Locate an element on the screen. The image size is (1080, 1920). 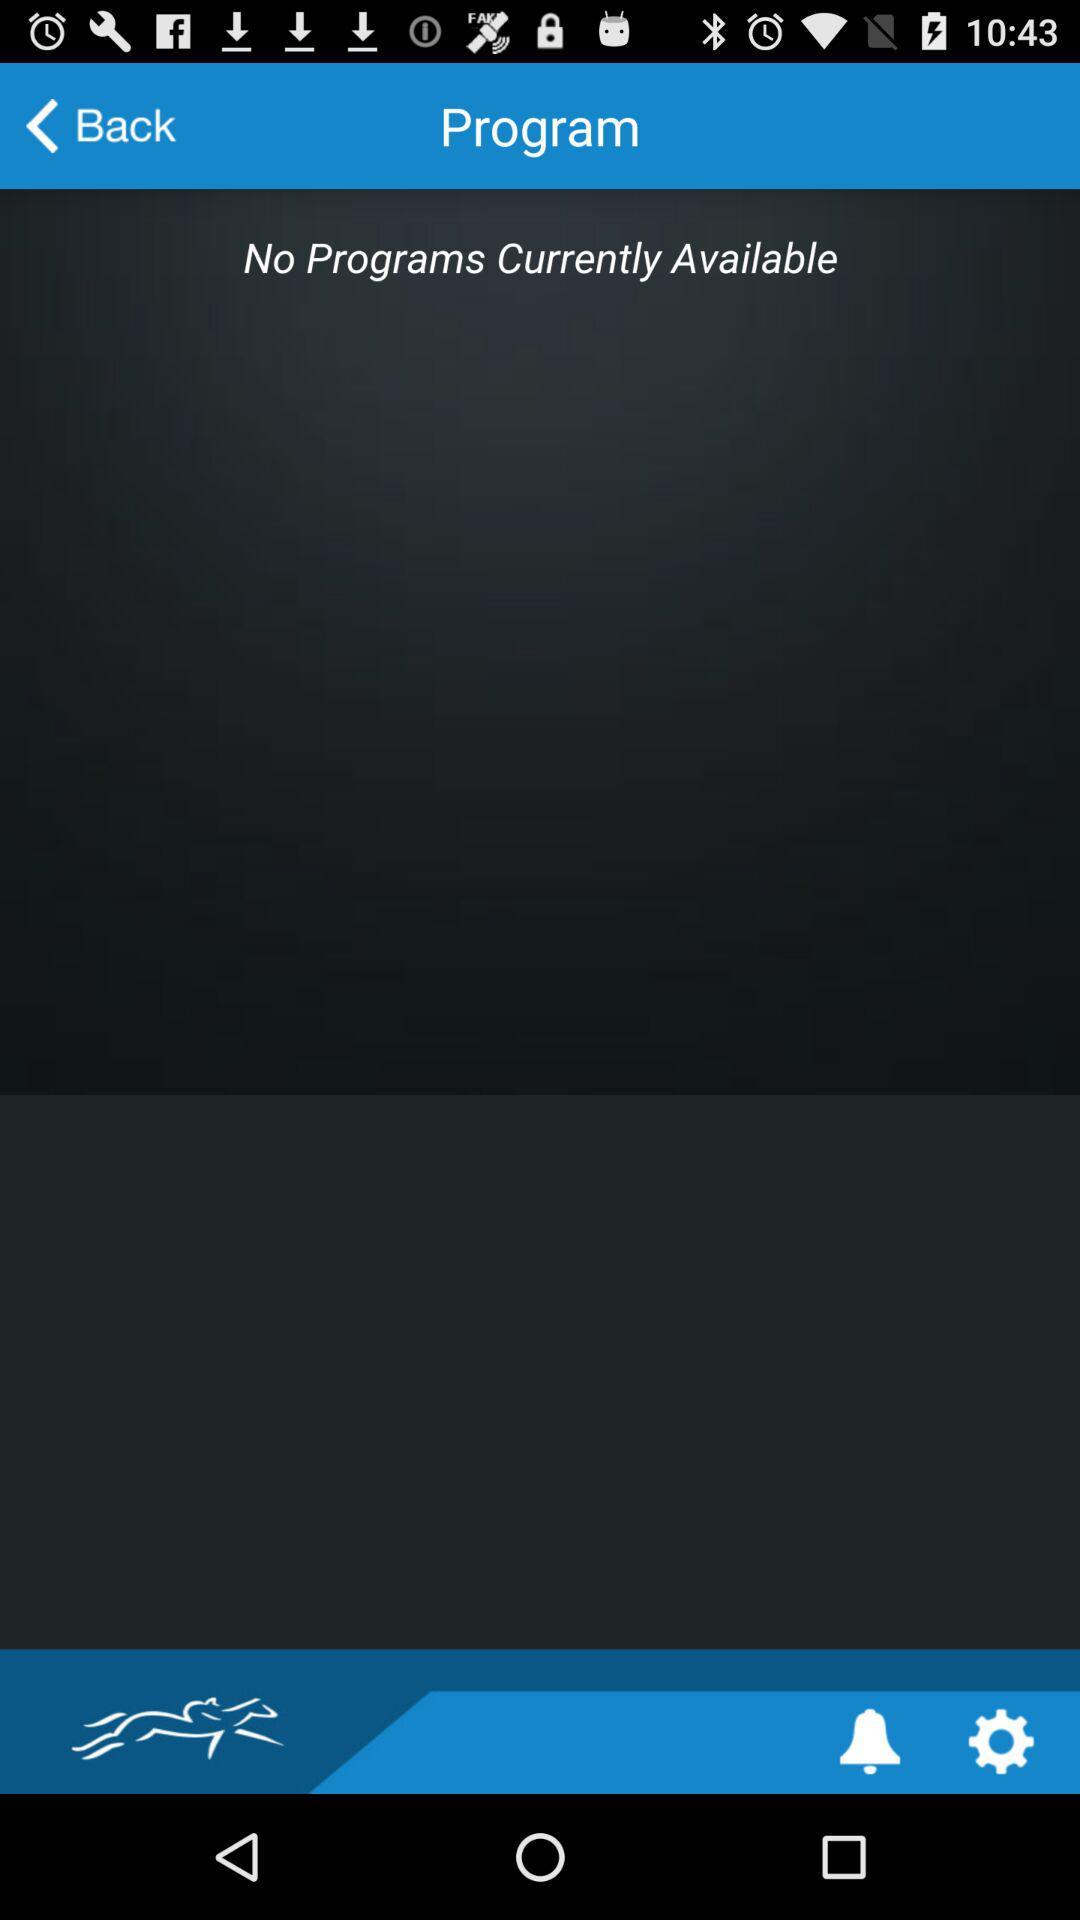
back is located at coordinates (101, 124).